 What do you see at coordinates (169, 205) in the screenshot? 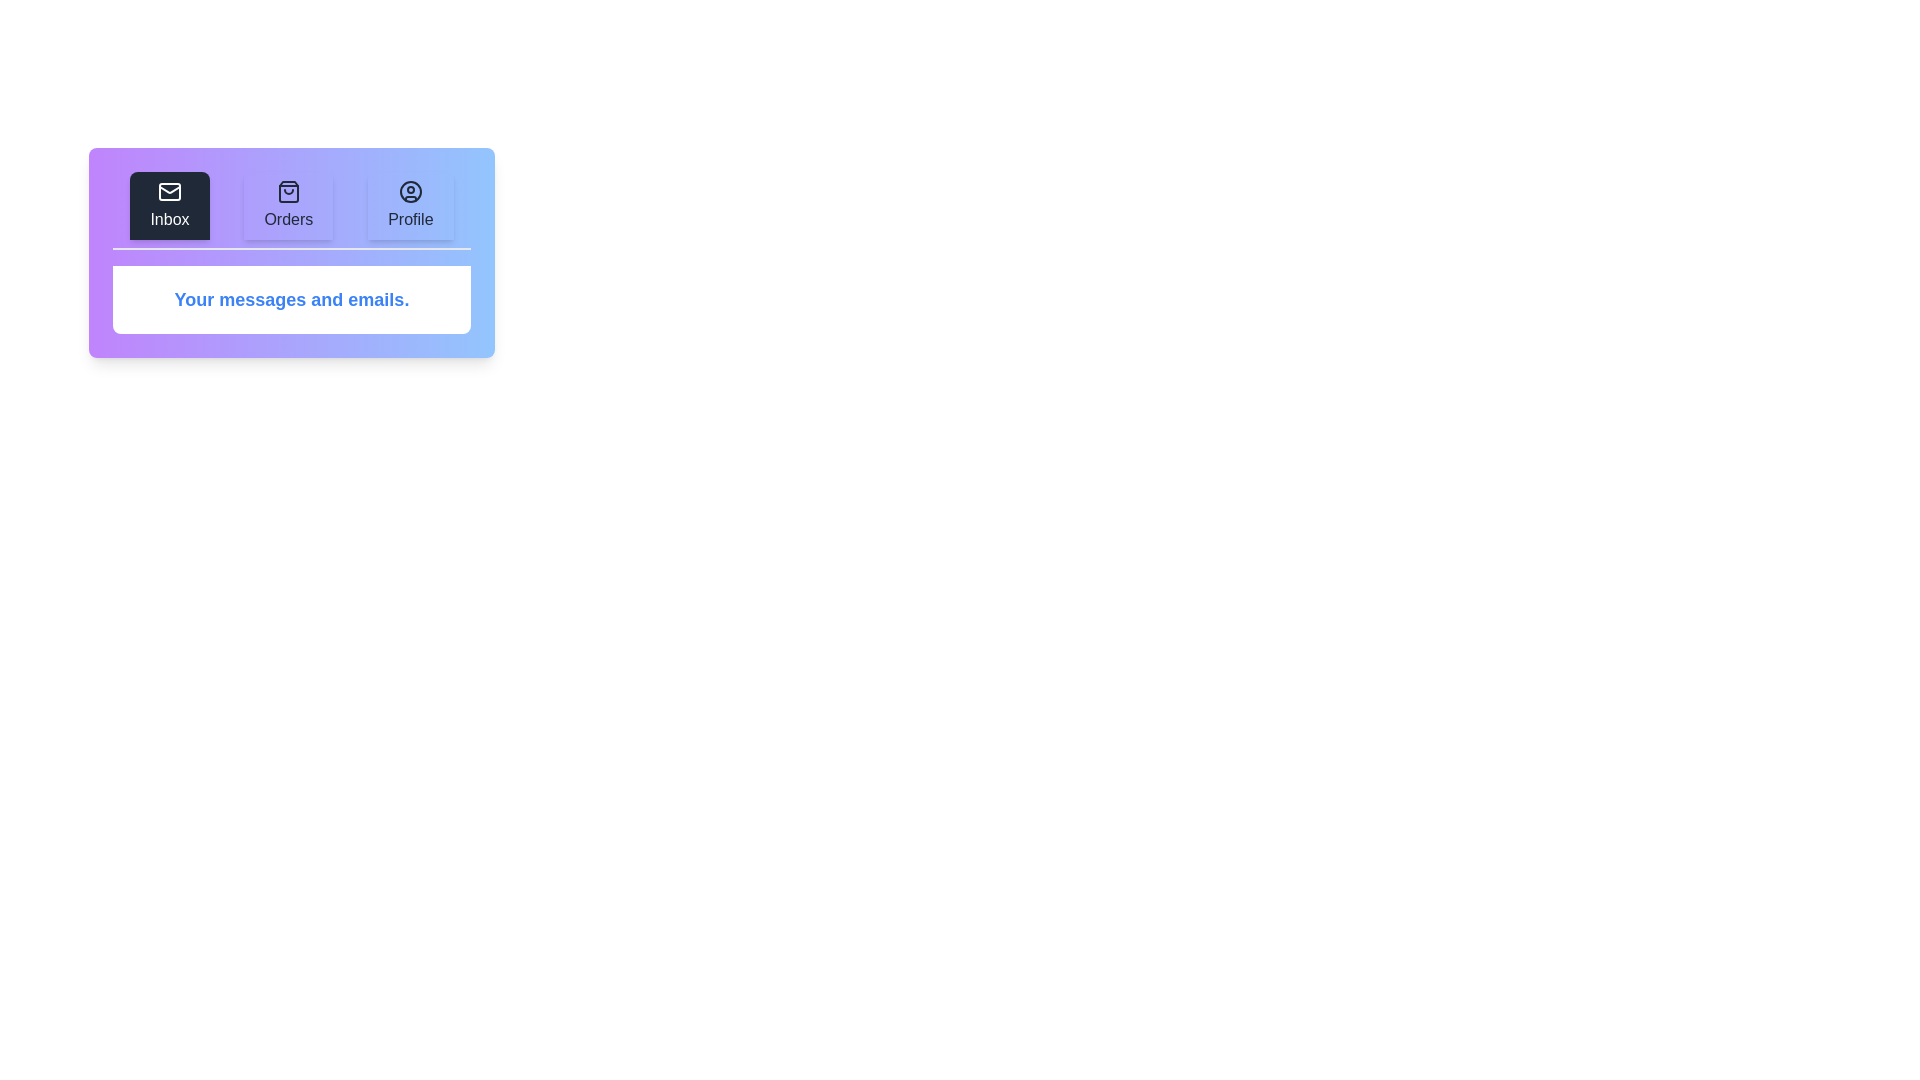
I see `the Inbox tab` at bounding box center [169, 205].